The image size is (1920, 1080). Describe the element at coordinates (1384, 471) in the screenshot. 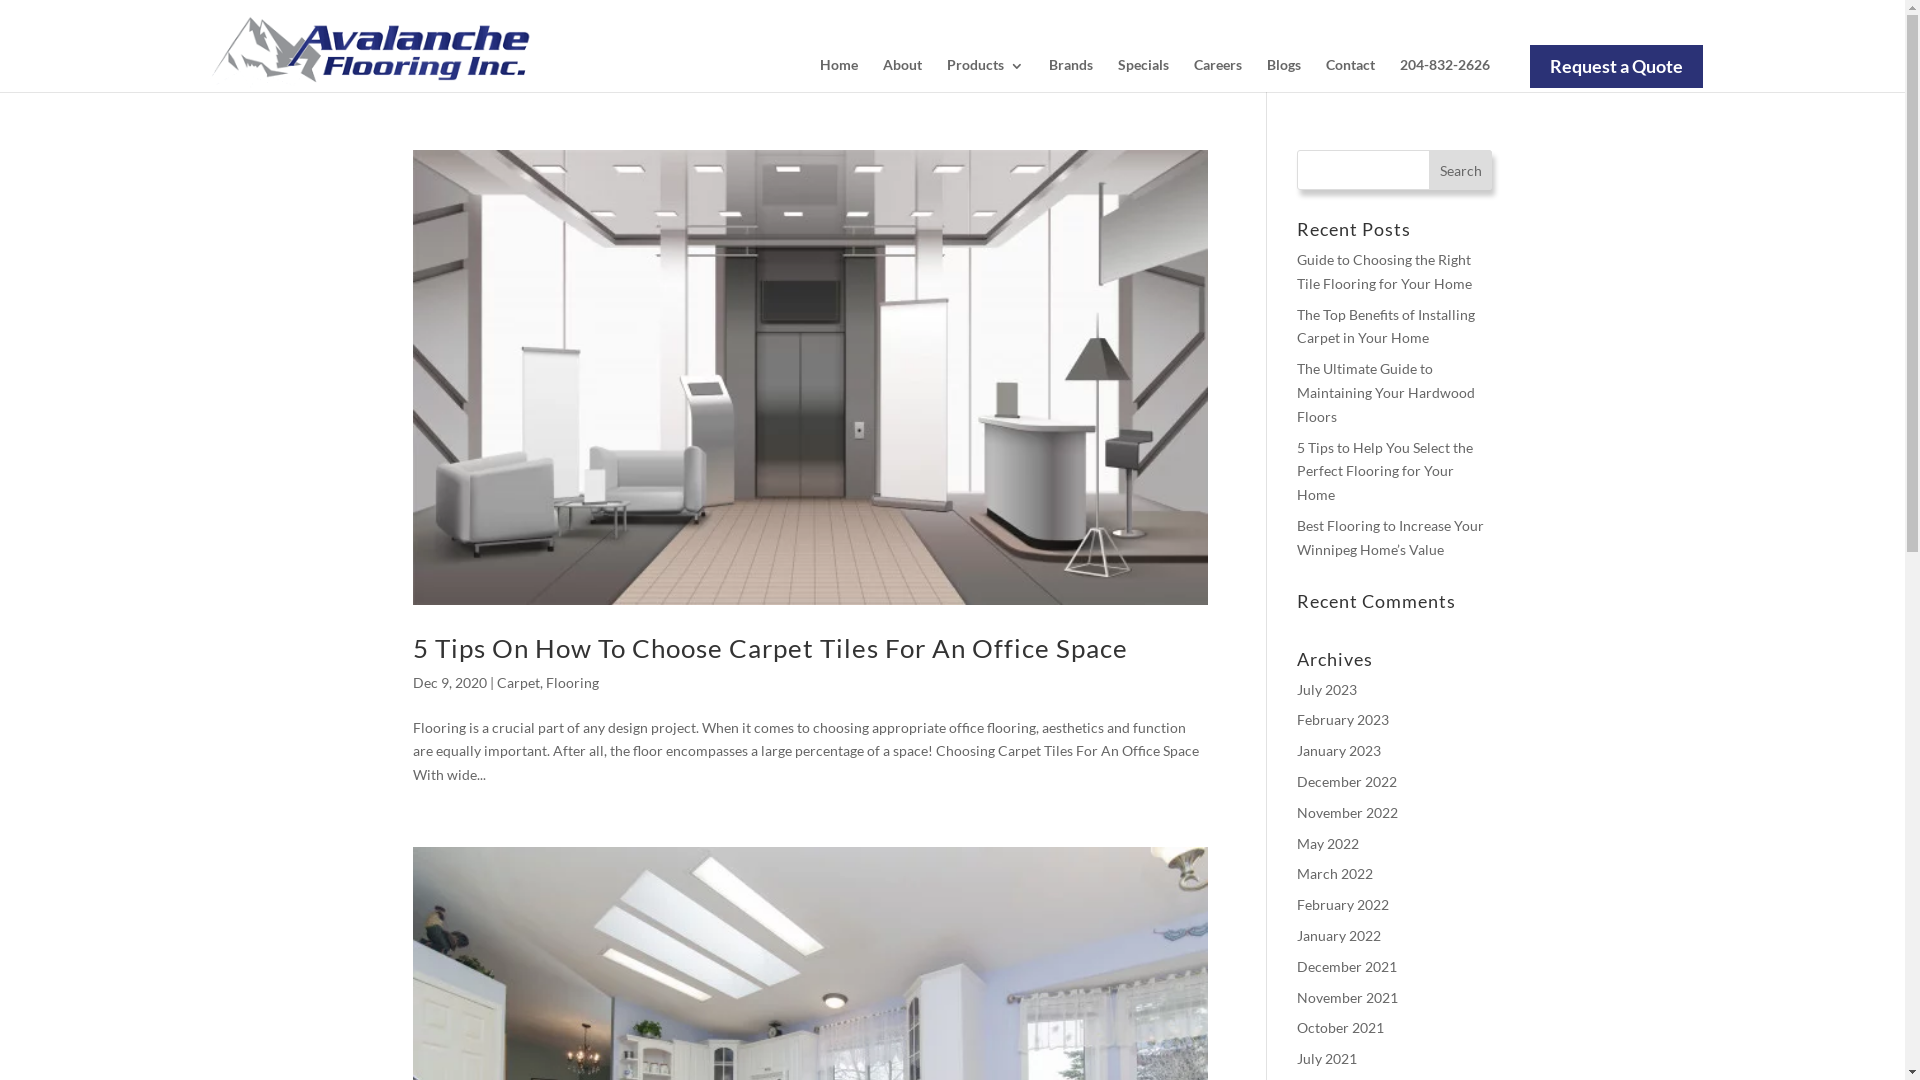

I see `'5 Tips to Help You Select the Perfect Flooring for Your Home'` at that location.